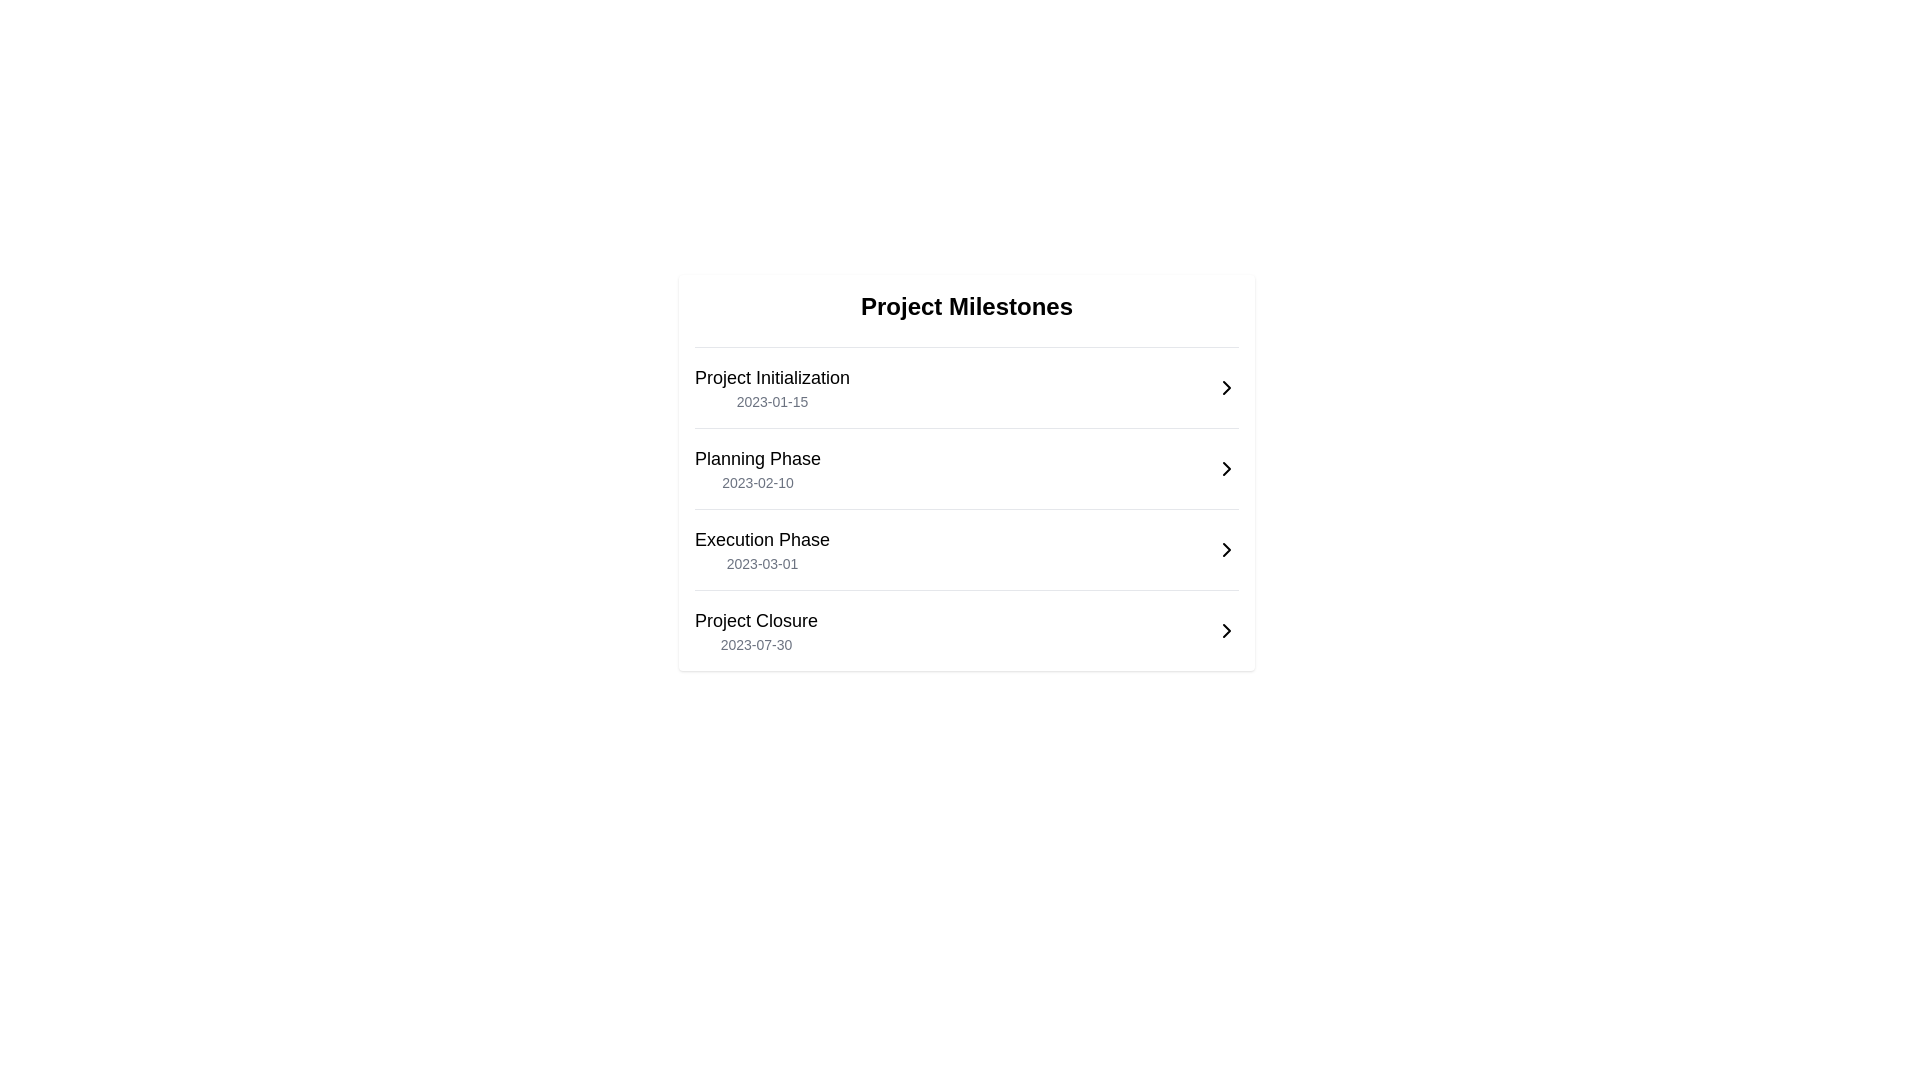 This screenshot has height=1080, width=1920. What do you see at coordinates (1226, 550) in the screenshot?
I see `the navigation icon located in the last column of the row containing 'Execution Phase' and '2023-03-01'` at bounding box center [1226, 550].